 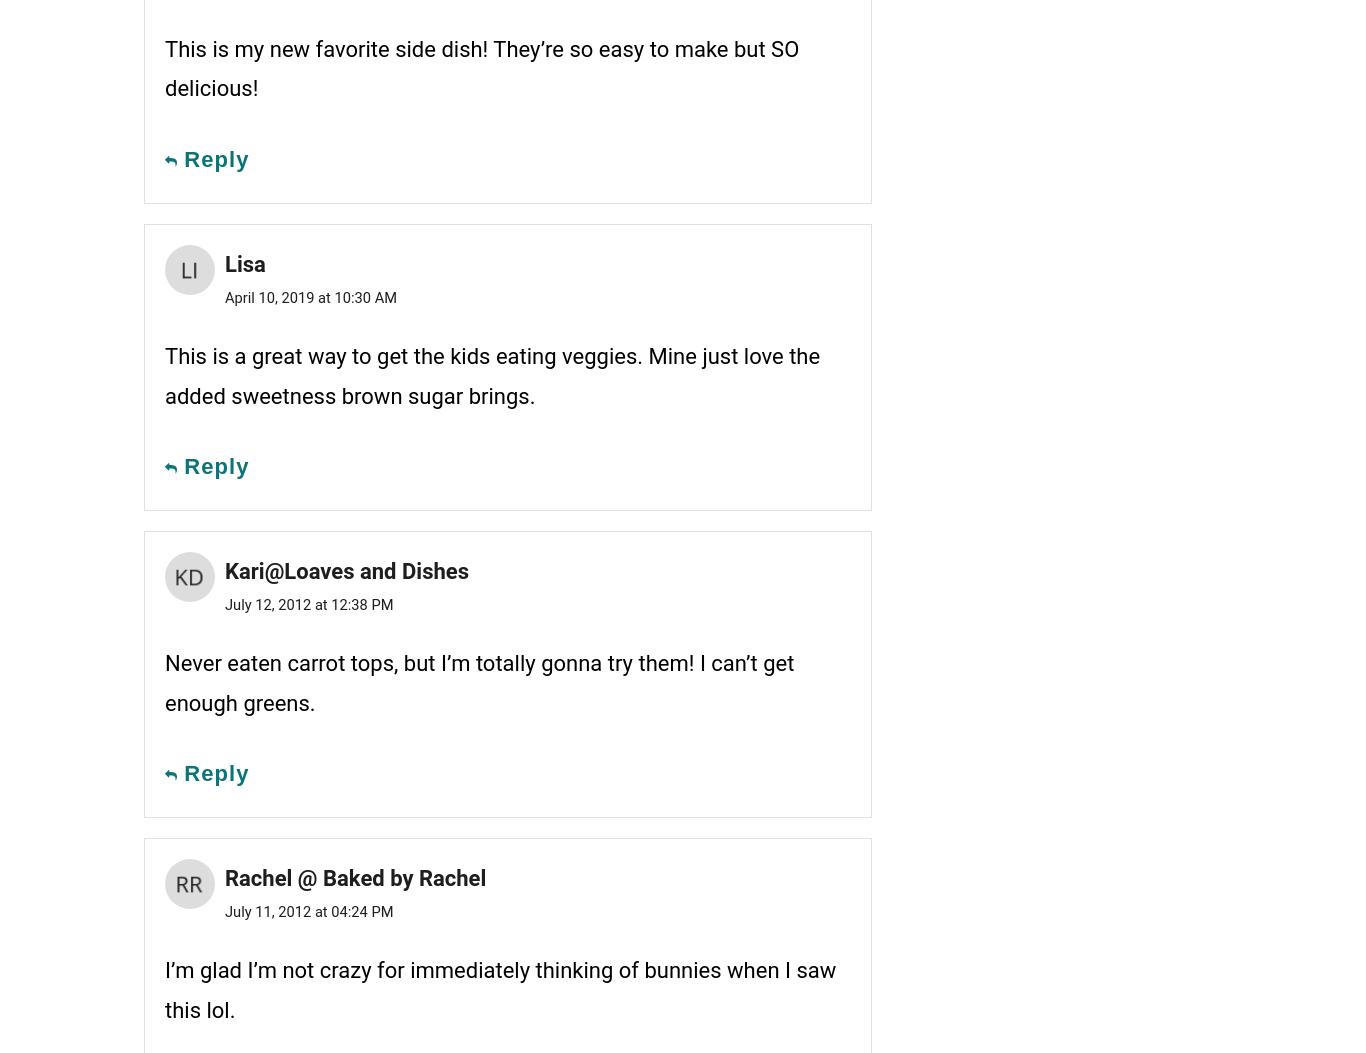 I want to click on 'Kari@Loaves and Dishes', so click(x=345, y=570).